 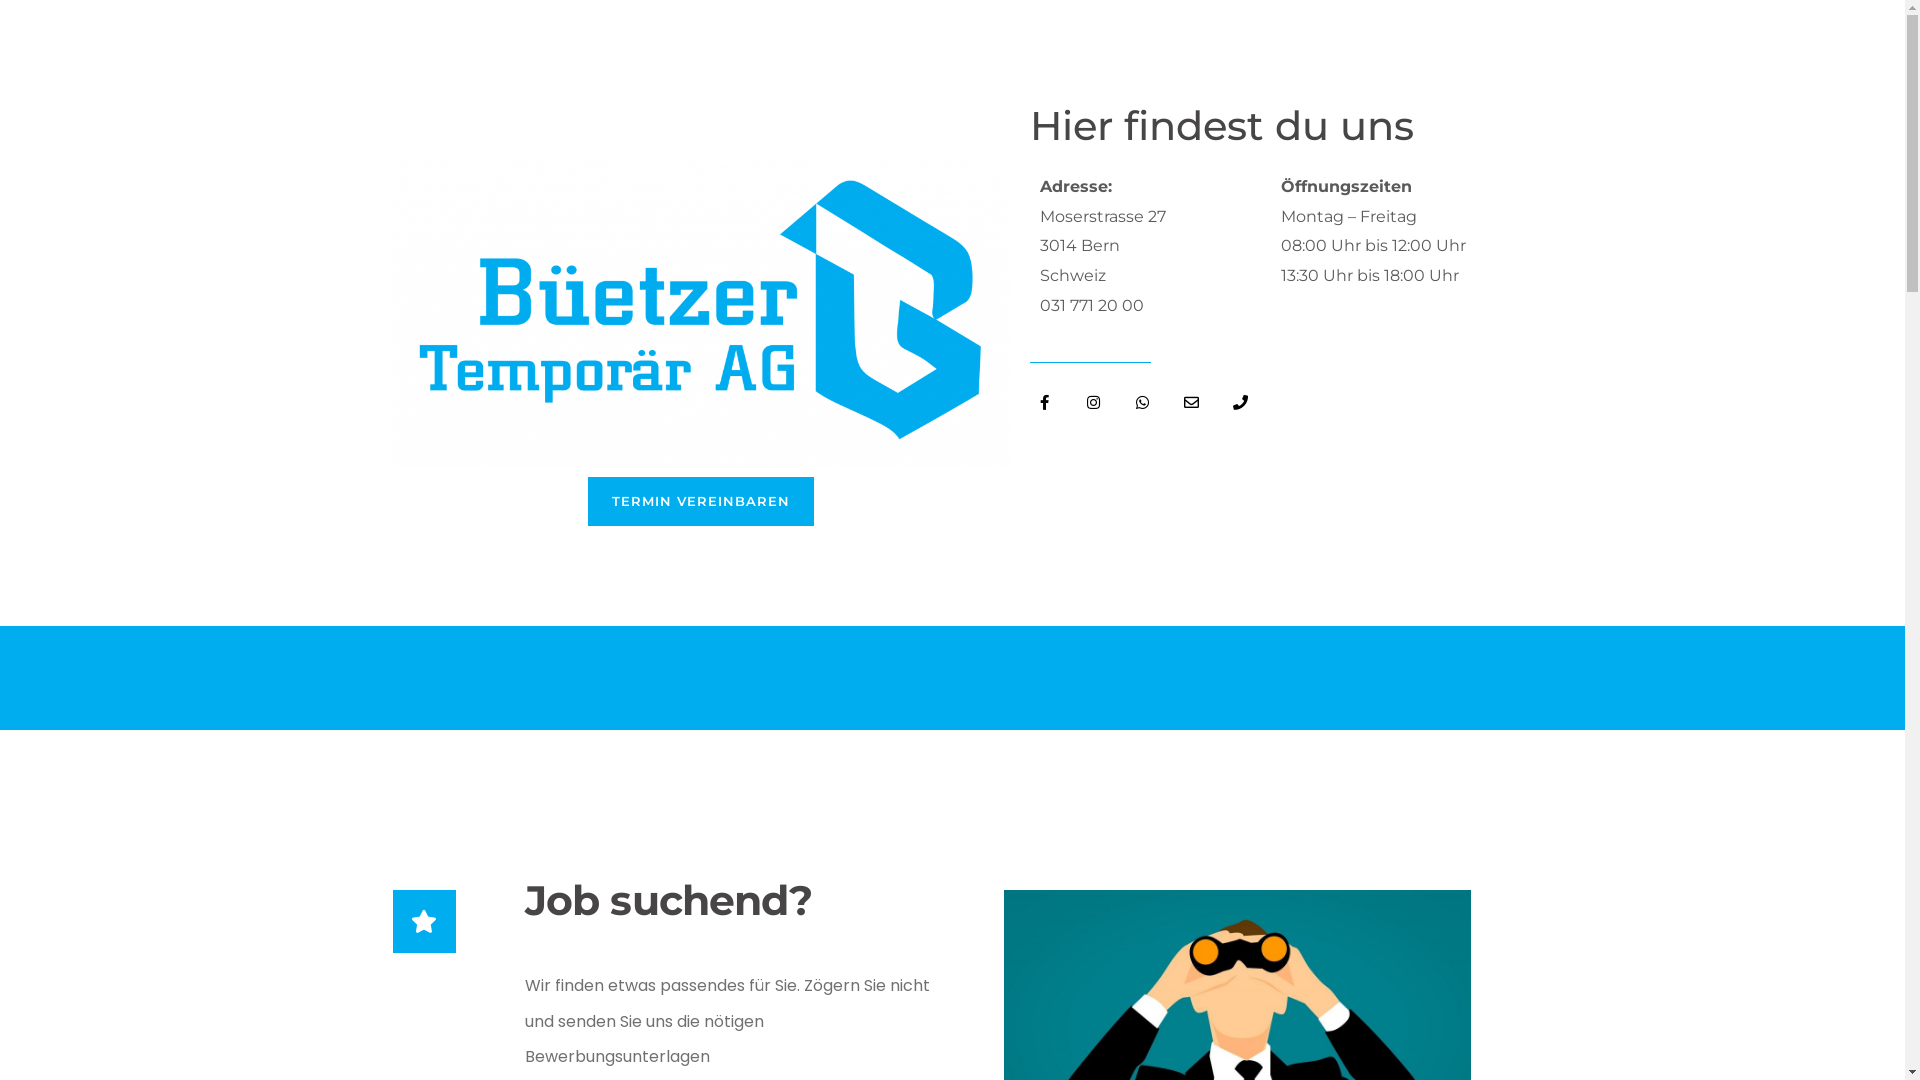 I want to click on 'TERMIN VEREINBAREN', so click(x=700, y=500).